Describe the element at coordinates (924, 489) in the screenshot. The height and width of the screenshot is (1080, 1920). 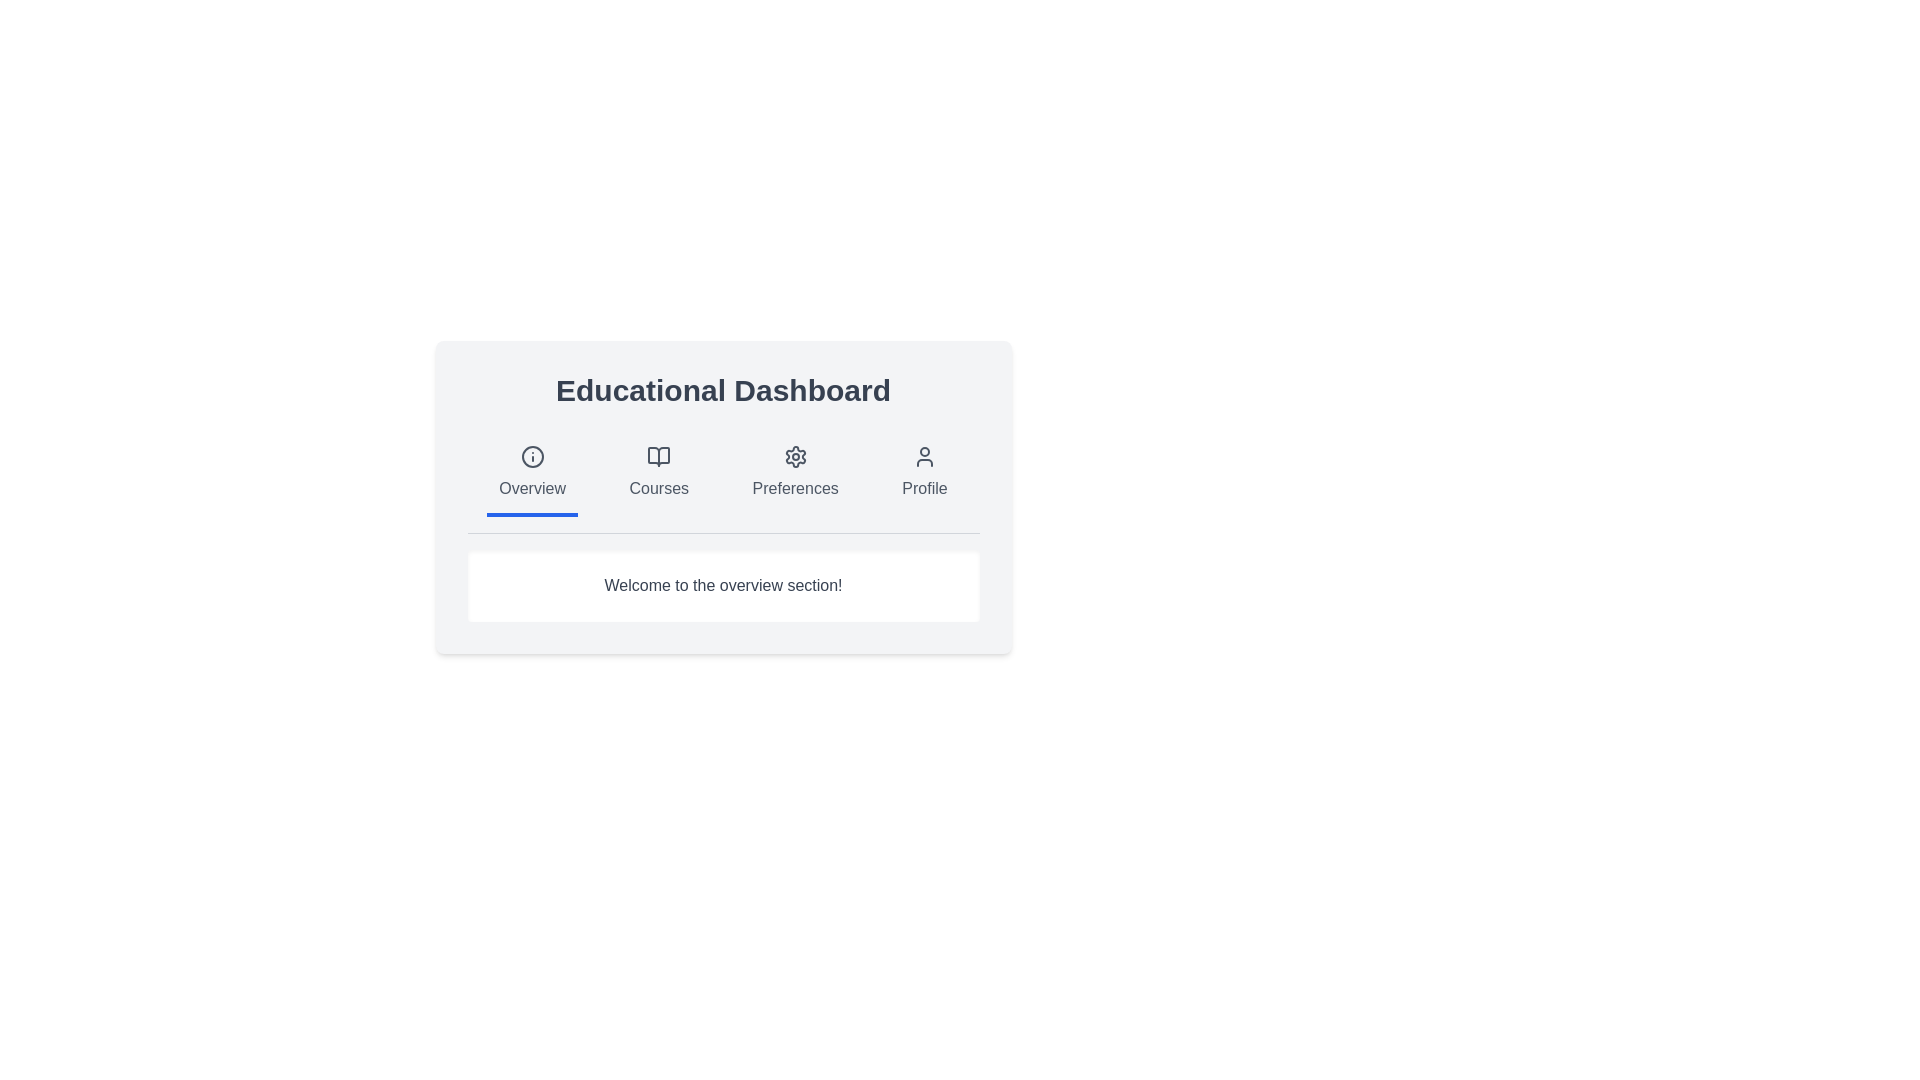
I see `the 'Profile' text label, which is styled in subtle gray and located beneath a user silhouette icon in the top center navigation menu` at that location.